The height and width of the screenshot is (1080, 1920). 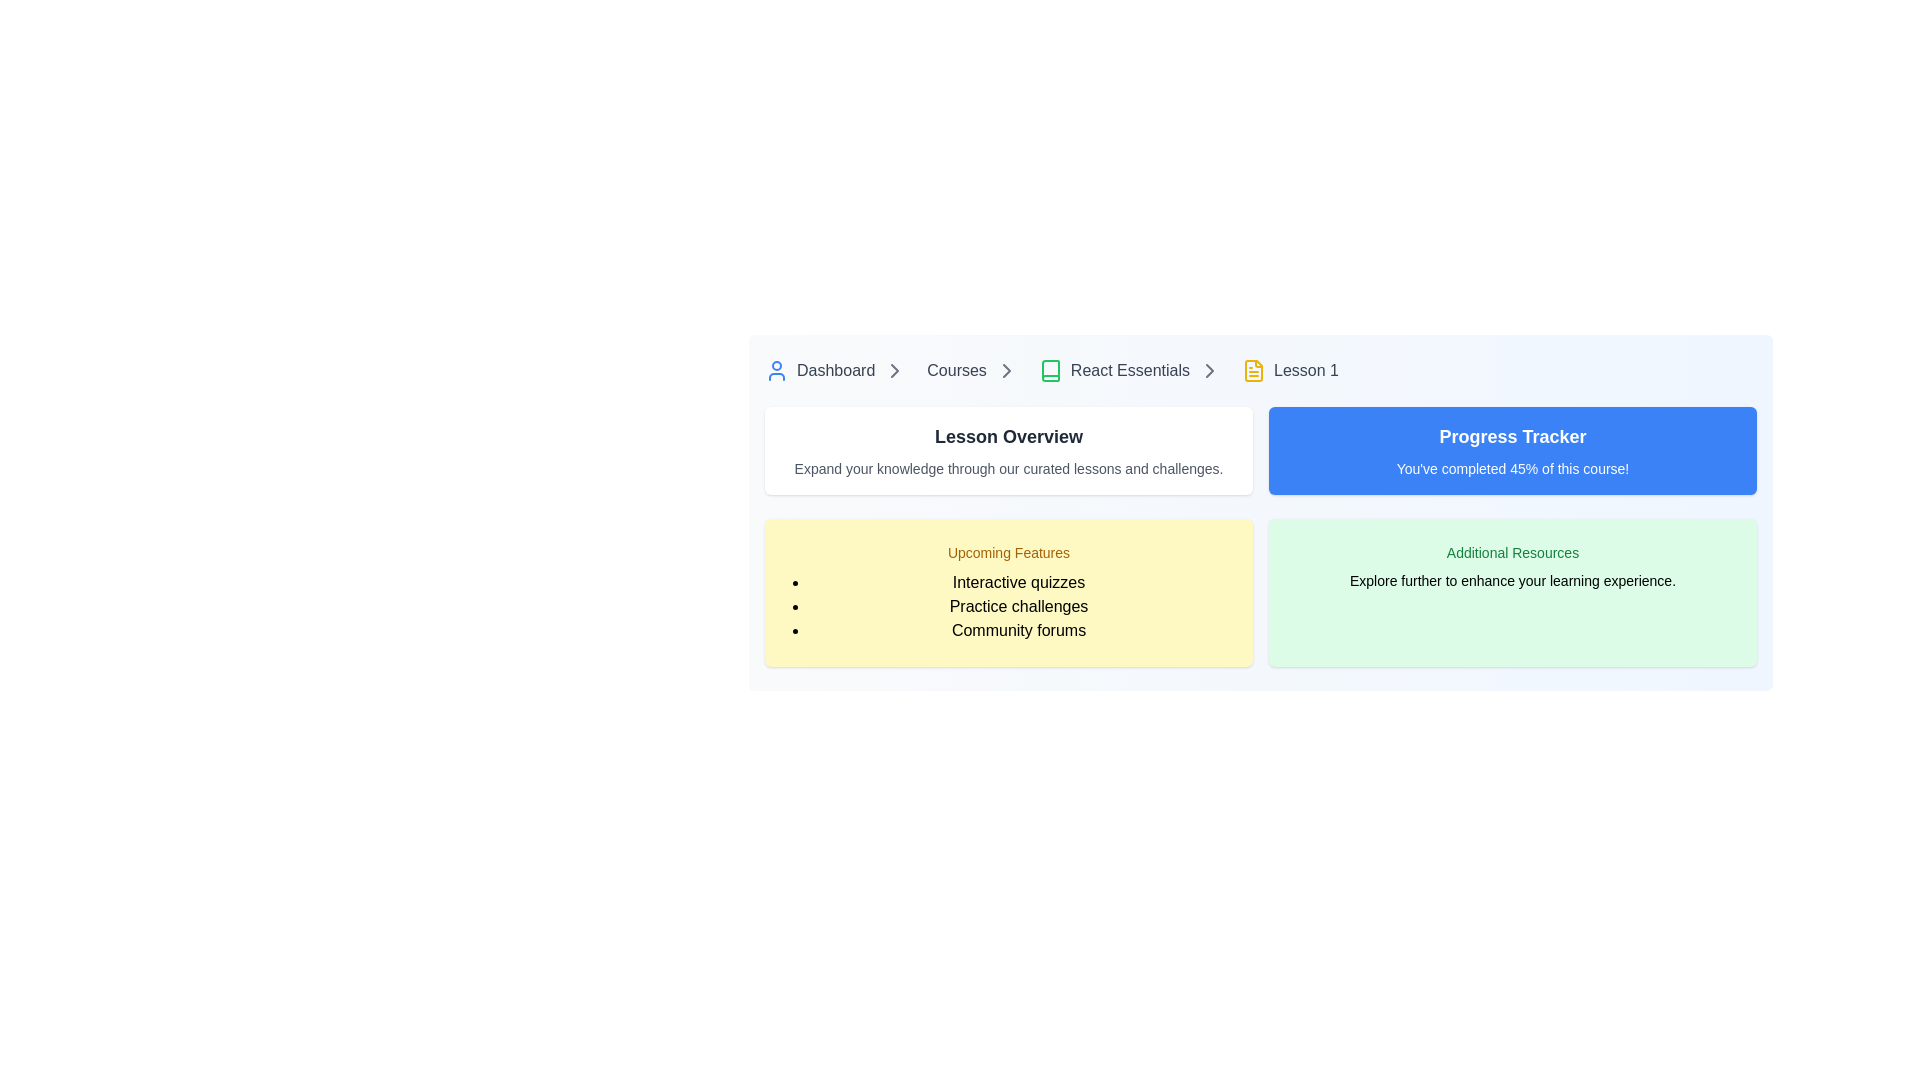 I want to click on the chevron icon in the breadcrumb navigation bar that indicates the relationship between 'Courses' and 'React Essentials', so click(x=1006, y=370).